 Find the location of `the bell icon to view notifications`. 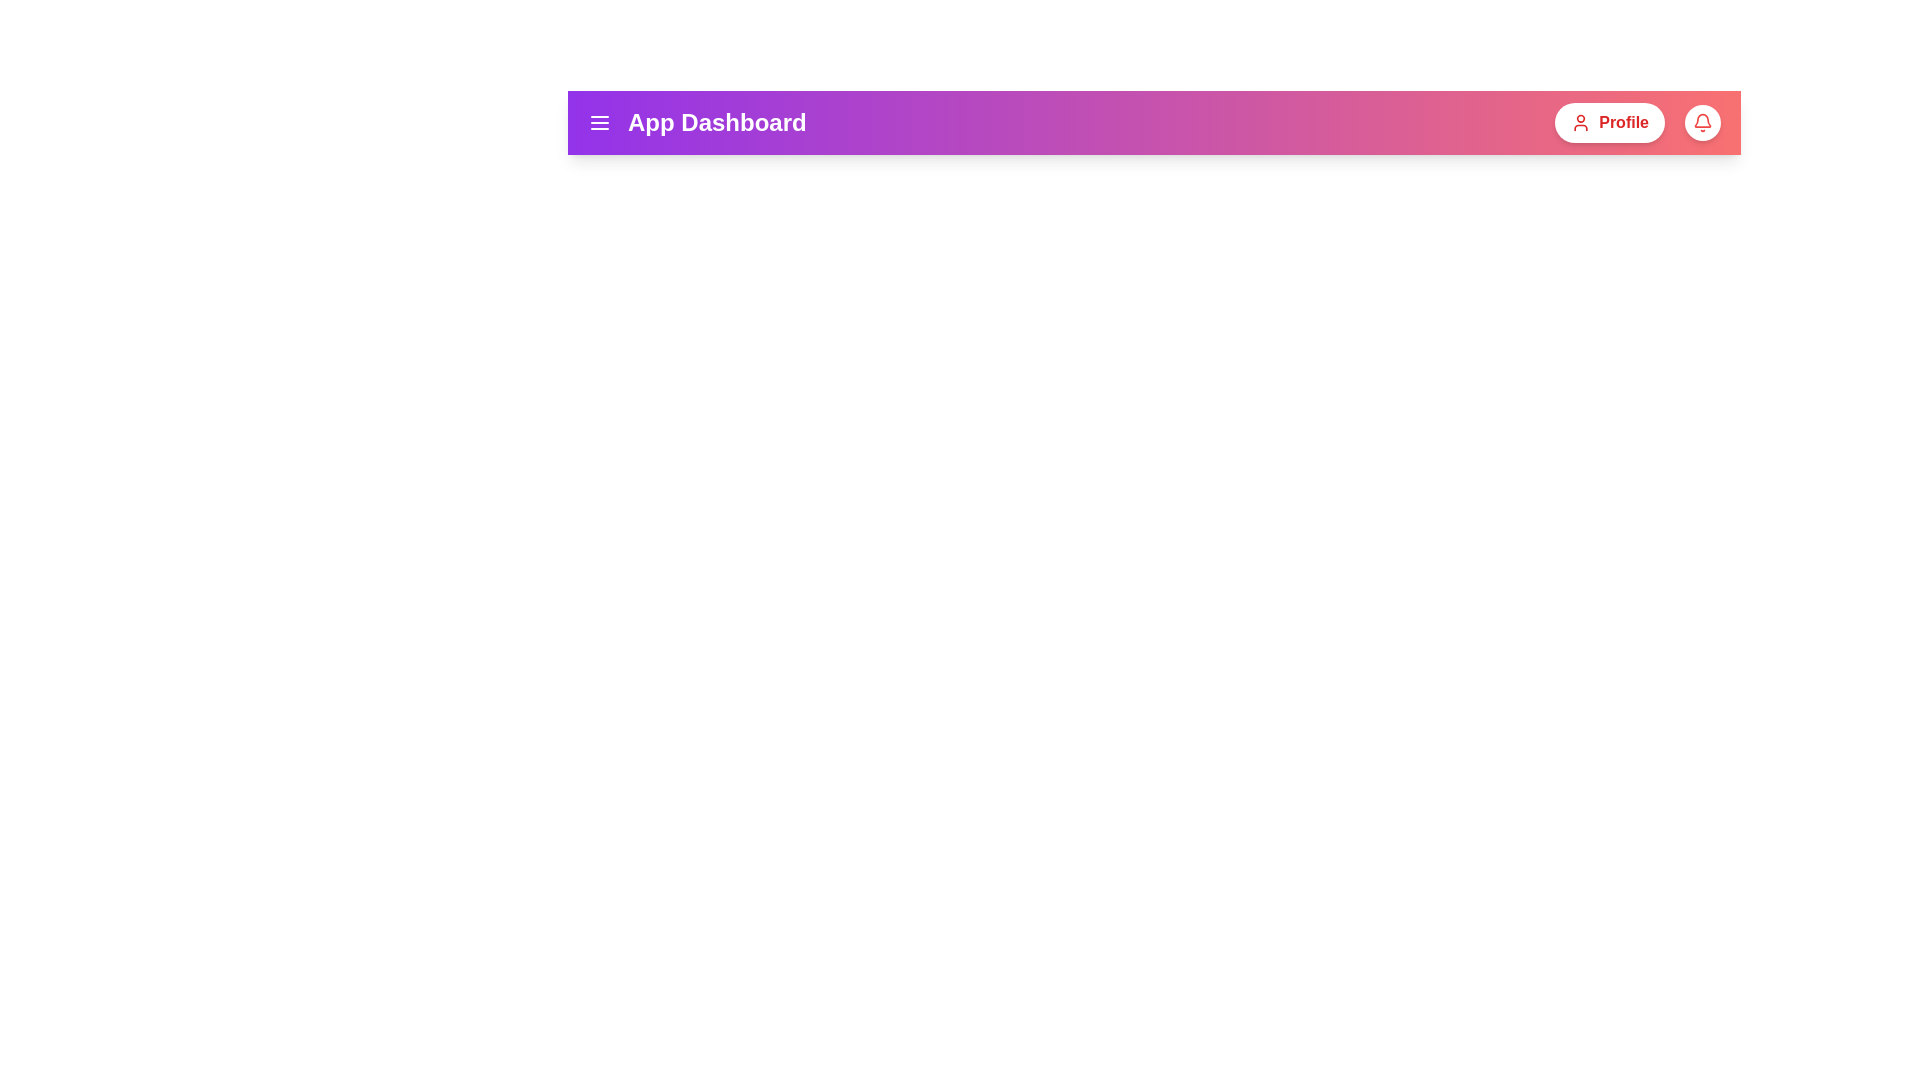

the bell icon to view notifications is located at coordinates (1702, 123).